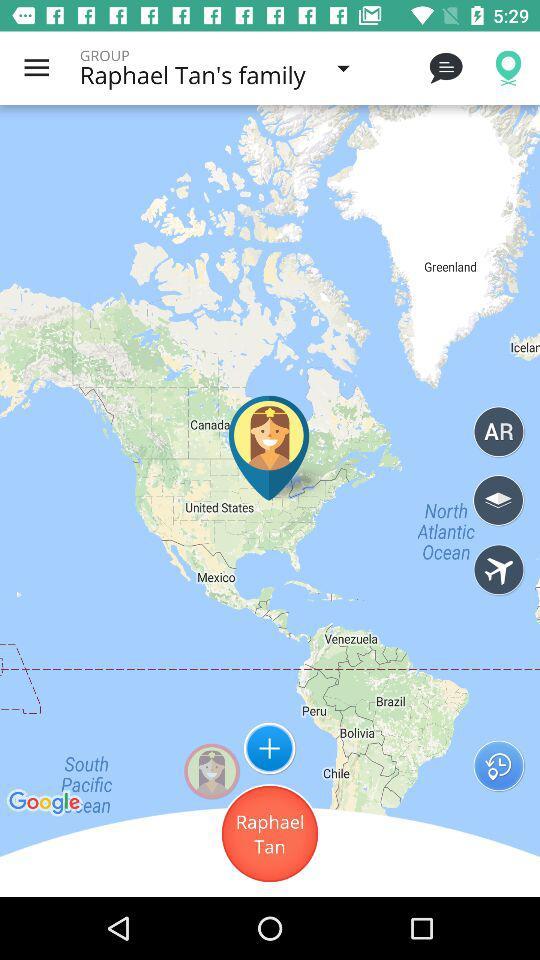 The height and width of the screenshot is (960, 540). Describe the element at coordinates (497, 569) in the screenshot. I see `family locater` at that location.